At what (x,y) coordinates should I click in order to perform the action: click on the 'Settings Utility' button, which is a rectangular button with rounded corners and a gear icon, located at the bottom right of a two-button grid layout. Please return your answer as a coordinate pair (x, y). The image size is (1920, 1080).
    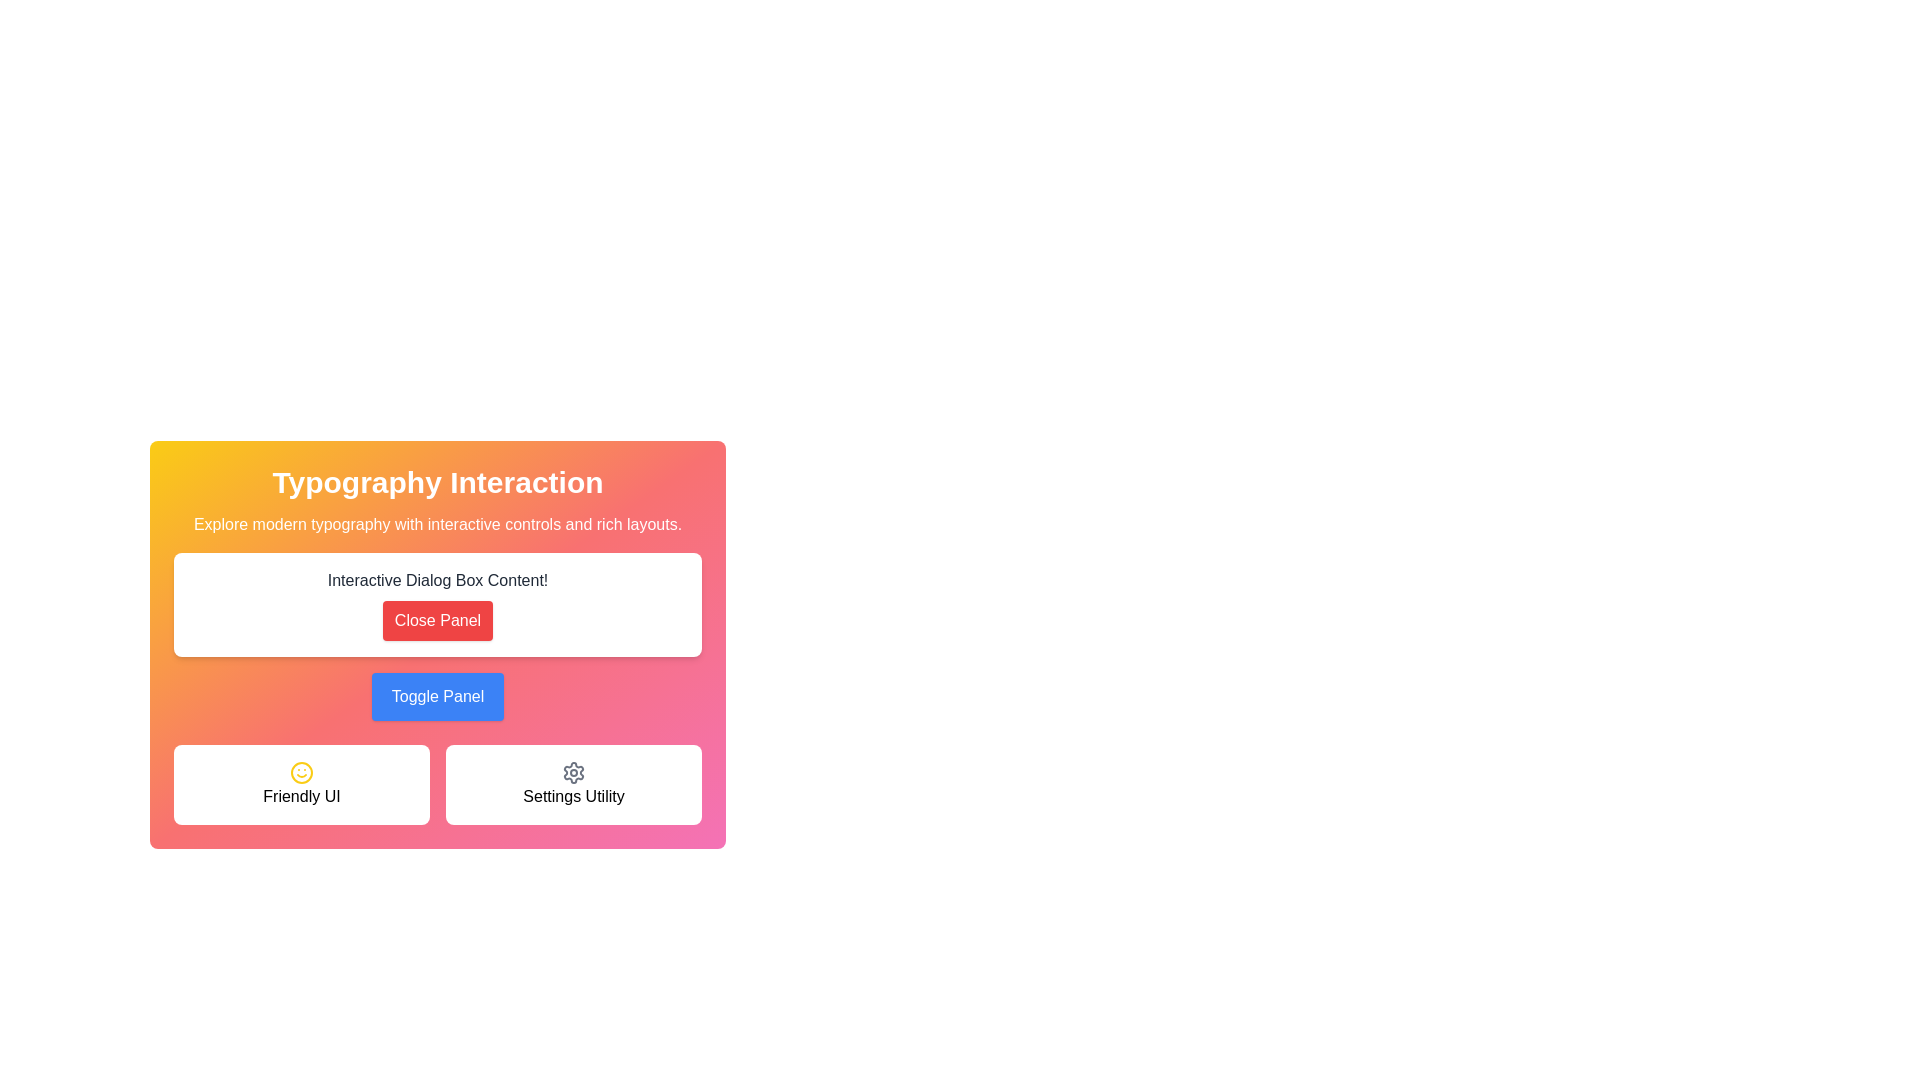
    Looking at the image, I should click on (573, 784).